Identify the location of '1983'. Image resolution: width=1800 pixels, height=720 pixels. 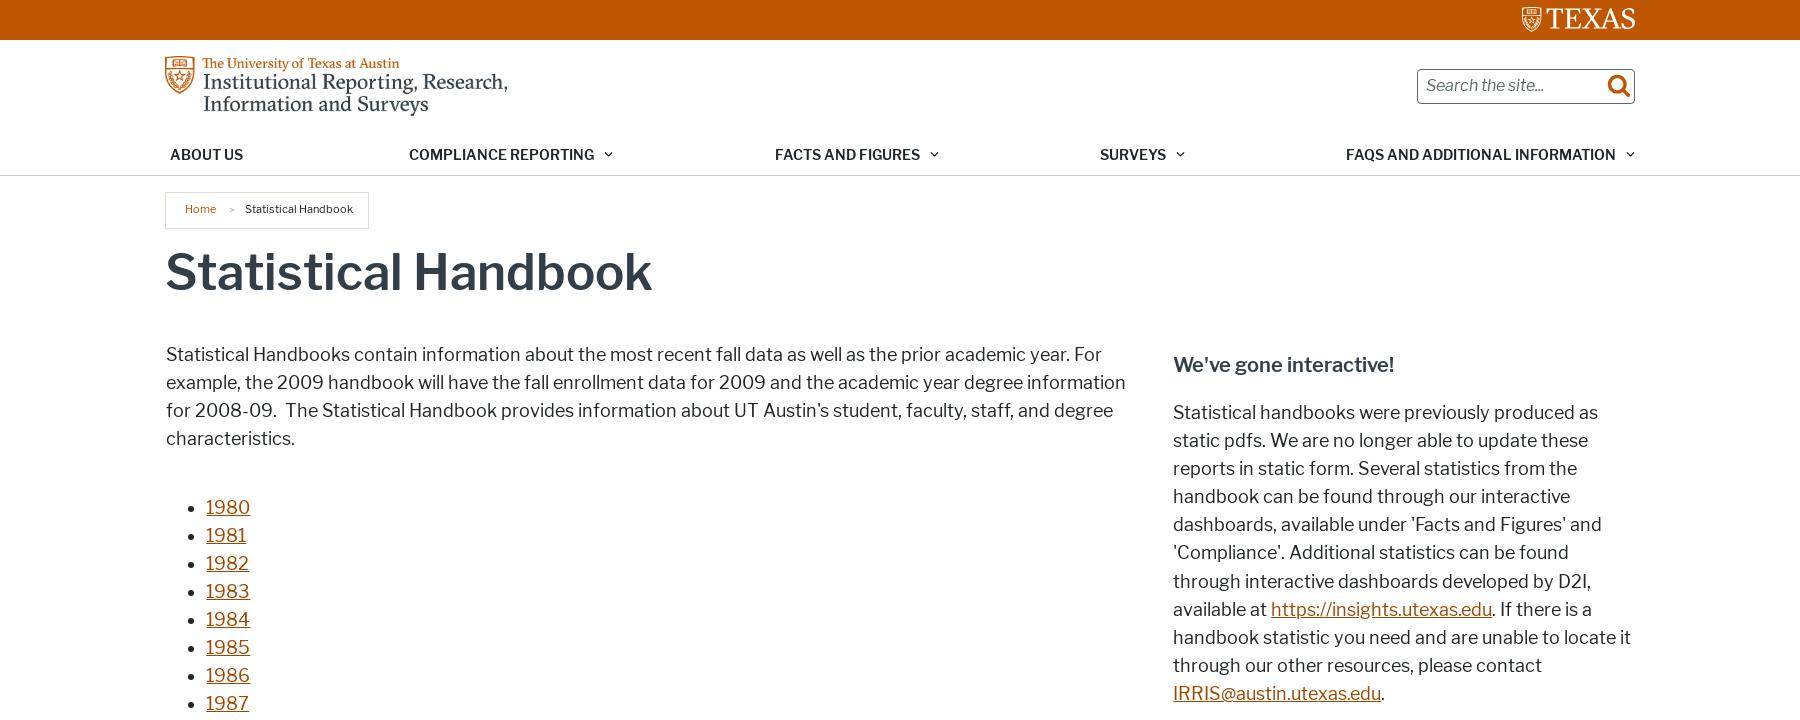
(205, 589).